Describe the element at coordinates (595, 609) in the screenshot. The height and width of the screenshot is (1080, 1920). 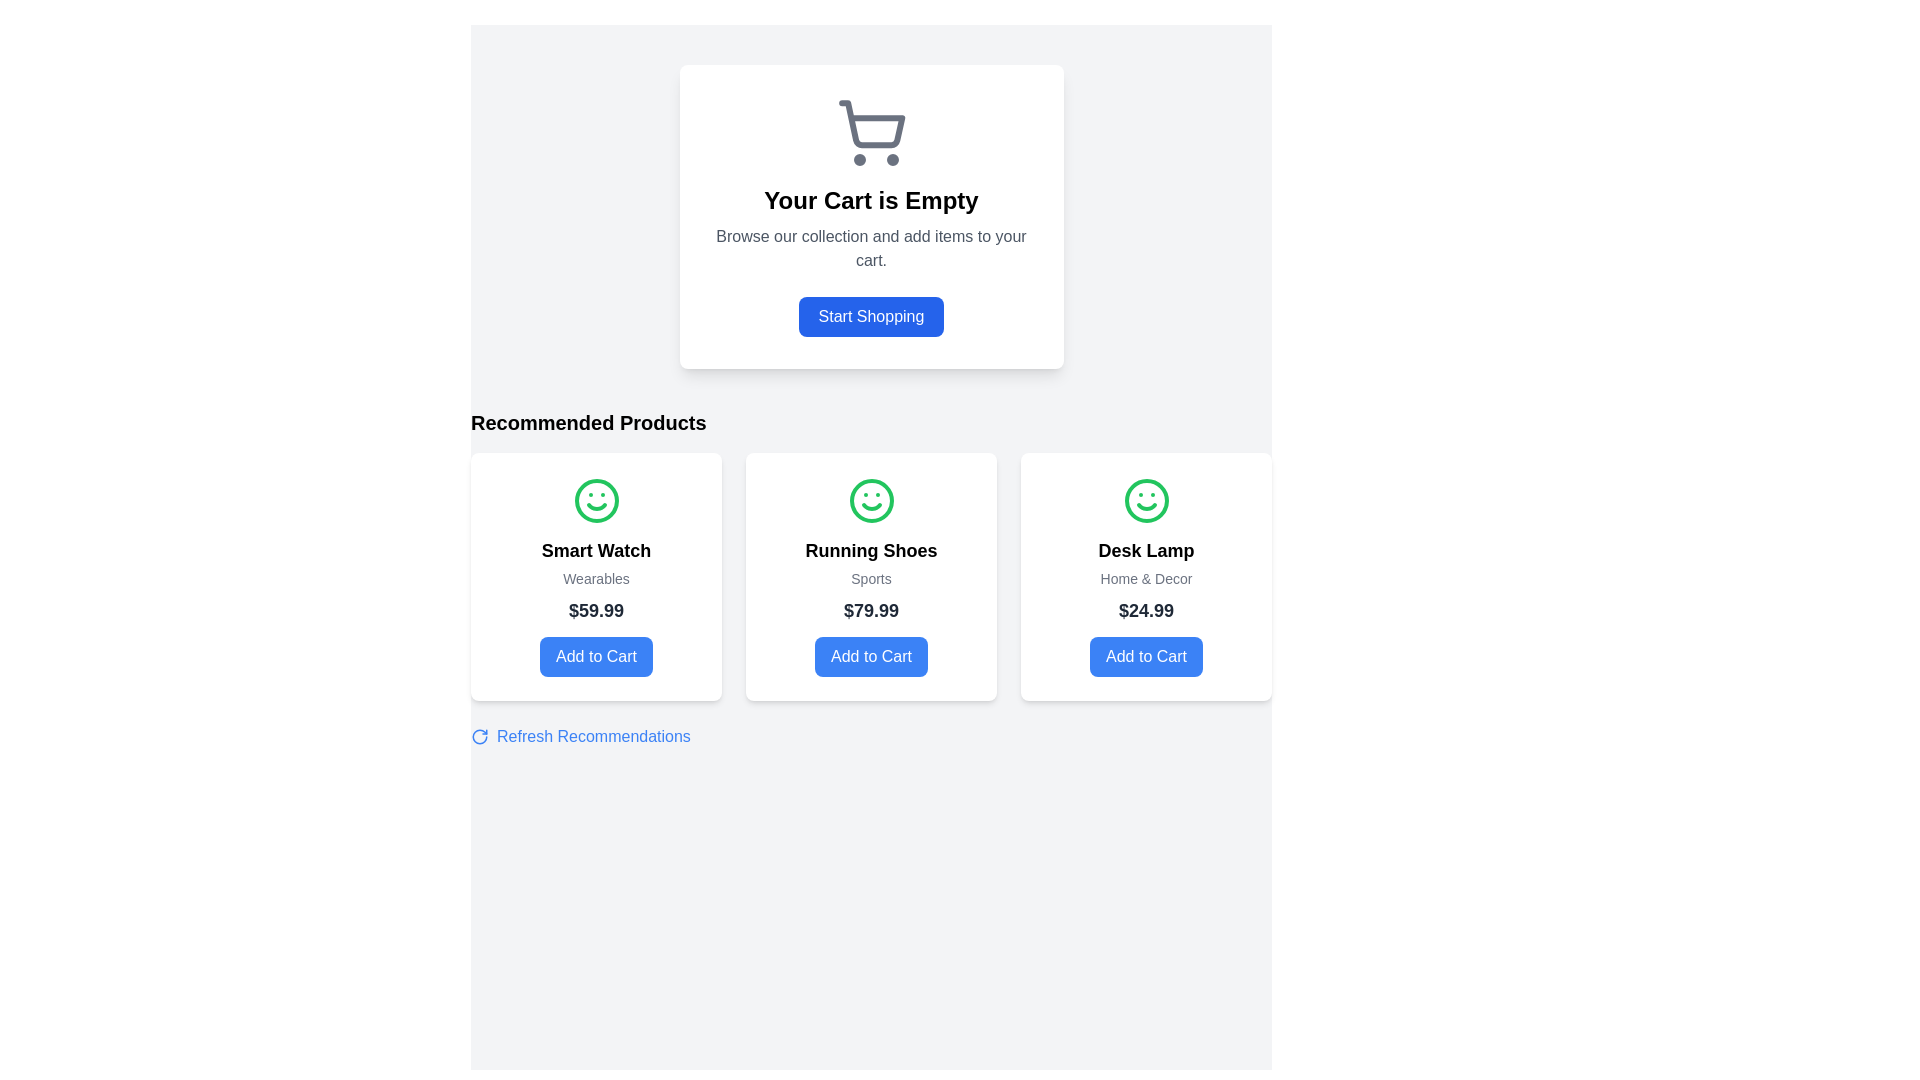
I see `the text label displaying the price '$59.99' for the product 'Smart Watch' in the 'Recommended Products' section` at that location.